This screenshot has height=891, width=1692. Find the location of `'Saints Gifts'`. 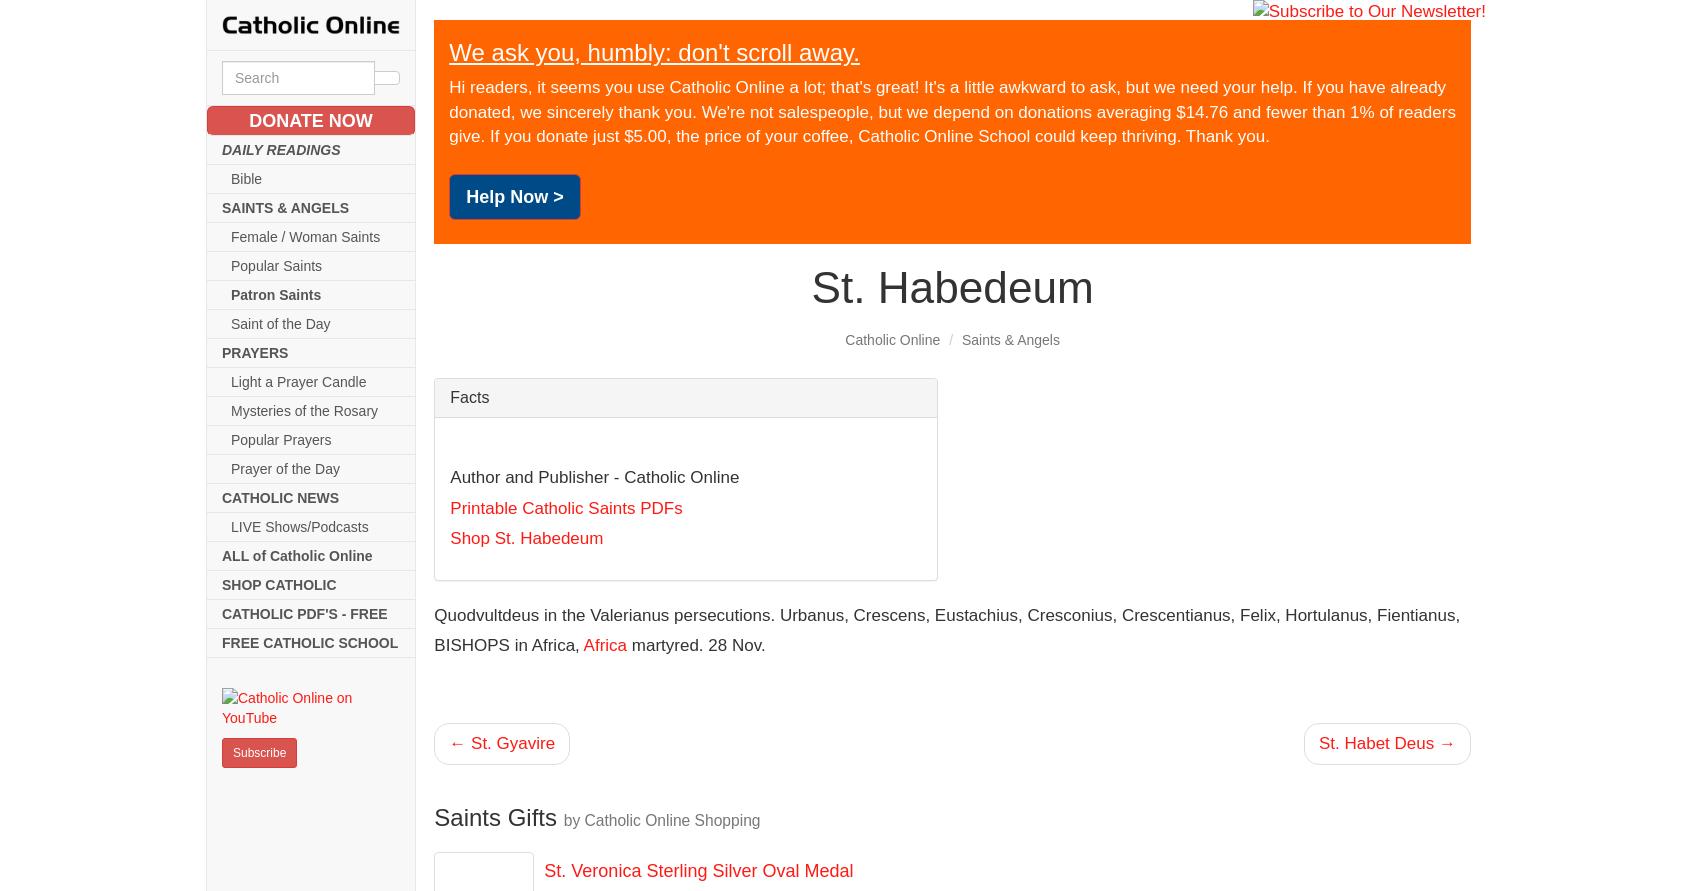

'Saints Gifts' is located at coordinates (498, 816).